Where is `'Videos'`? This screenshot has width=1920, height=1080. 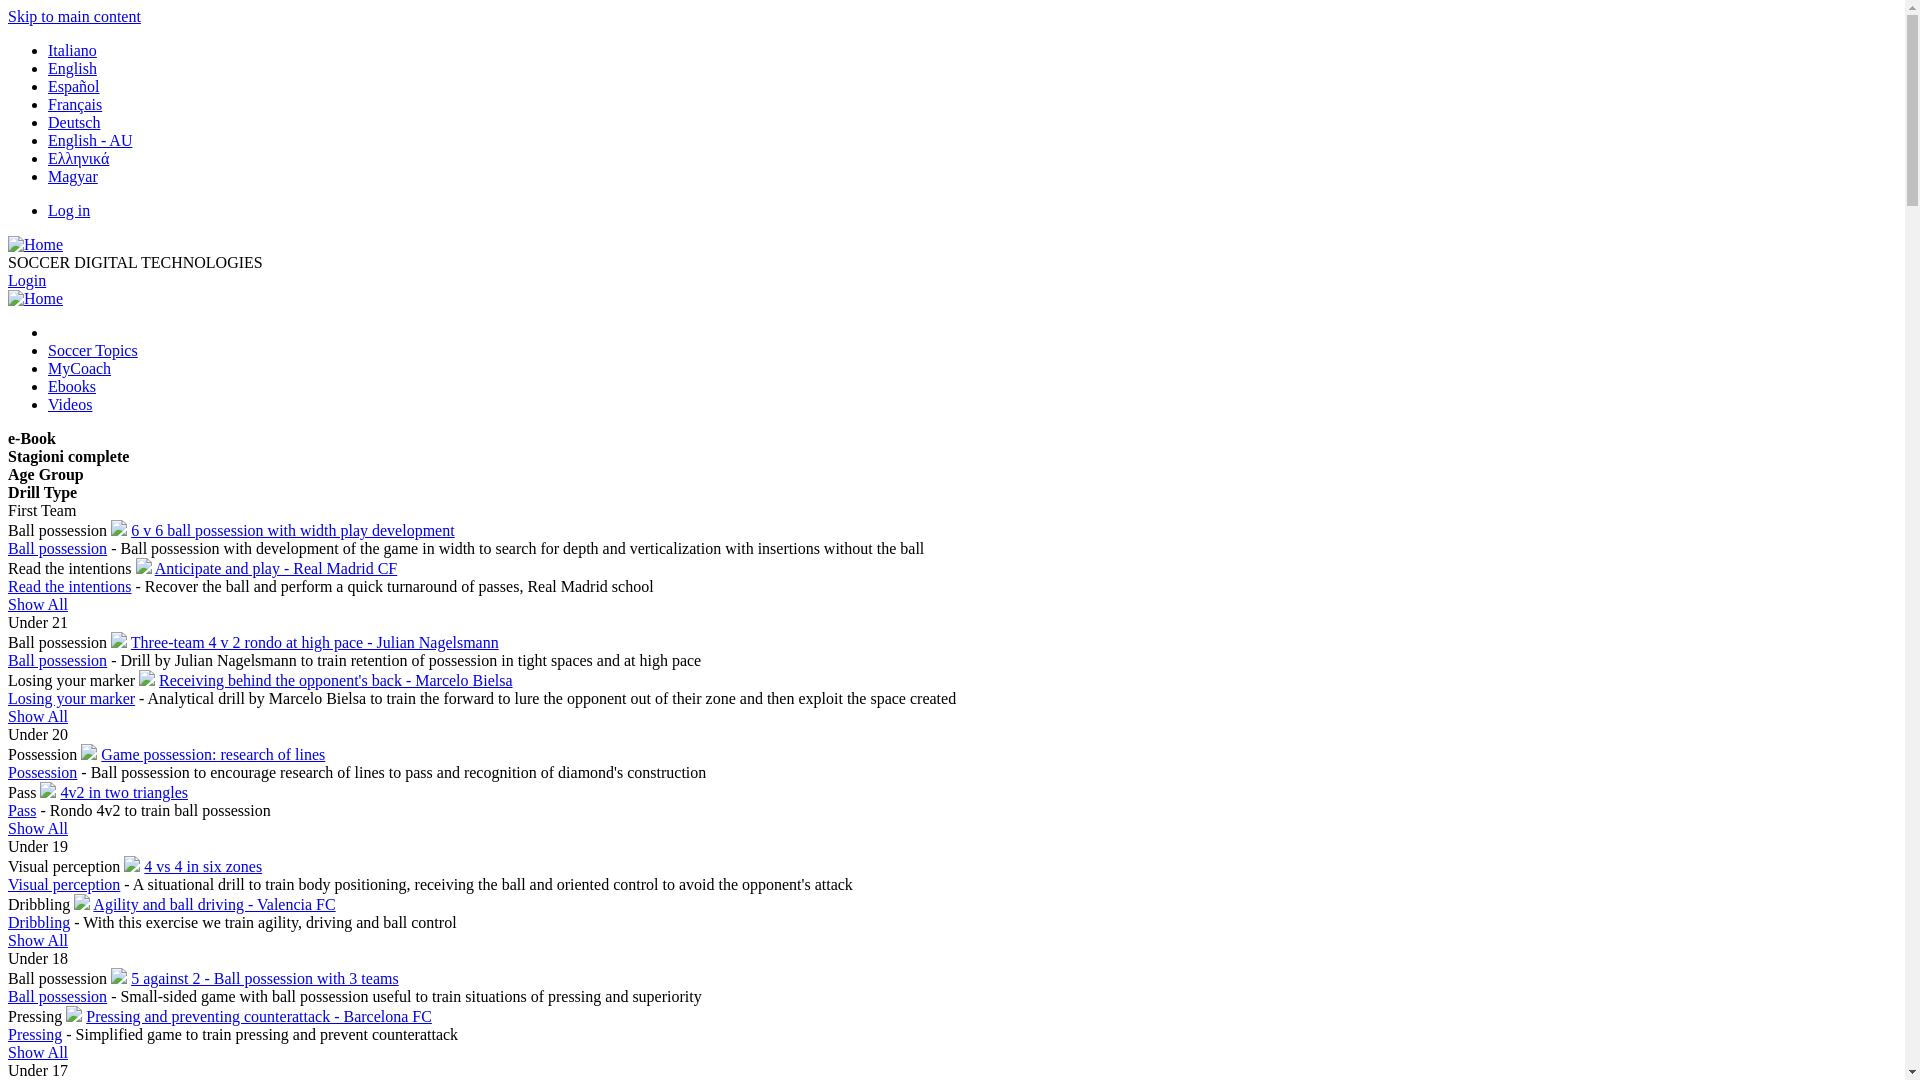
'Videos' is located at coordinates (70, 404).